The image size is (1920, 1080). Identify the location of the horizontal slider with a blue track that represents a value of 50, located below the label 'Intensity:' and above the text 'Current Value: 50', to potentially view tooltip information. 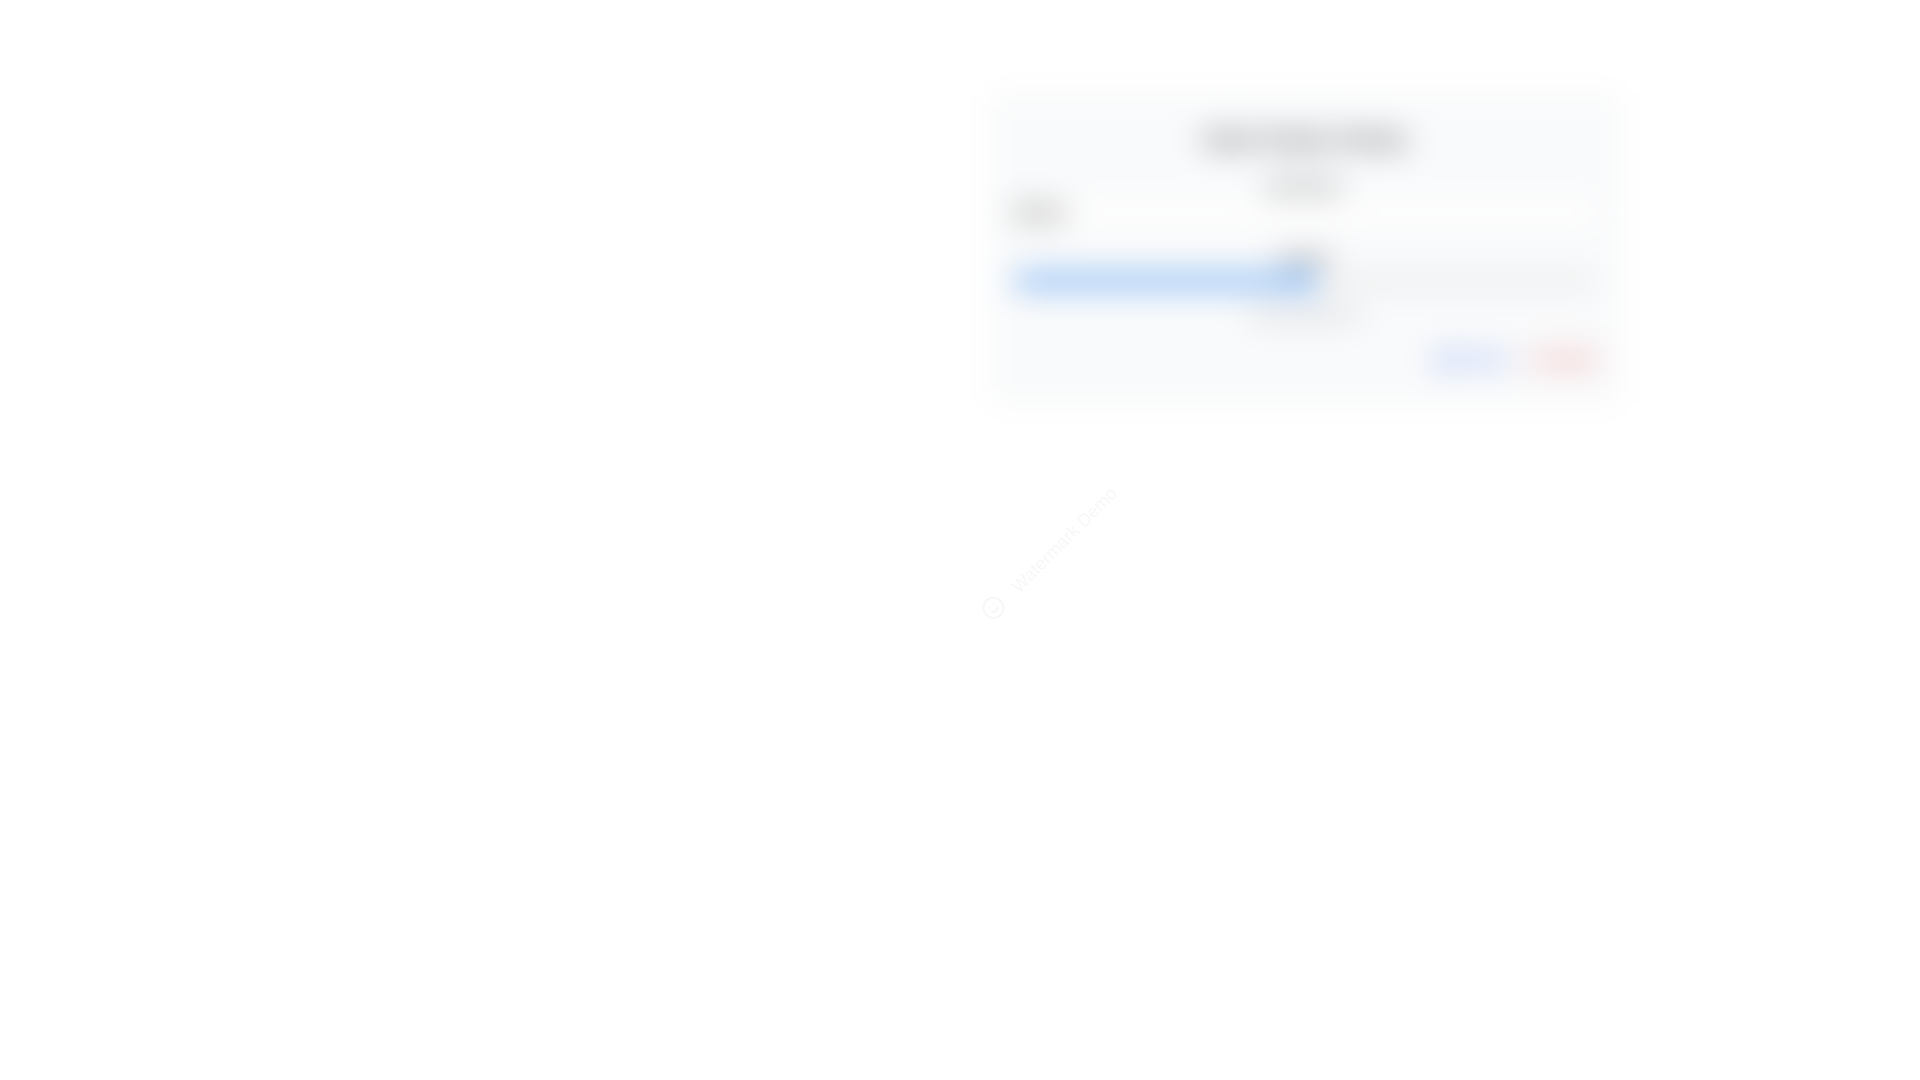
(1305, 281).